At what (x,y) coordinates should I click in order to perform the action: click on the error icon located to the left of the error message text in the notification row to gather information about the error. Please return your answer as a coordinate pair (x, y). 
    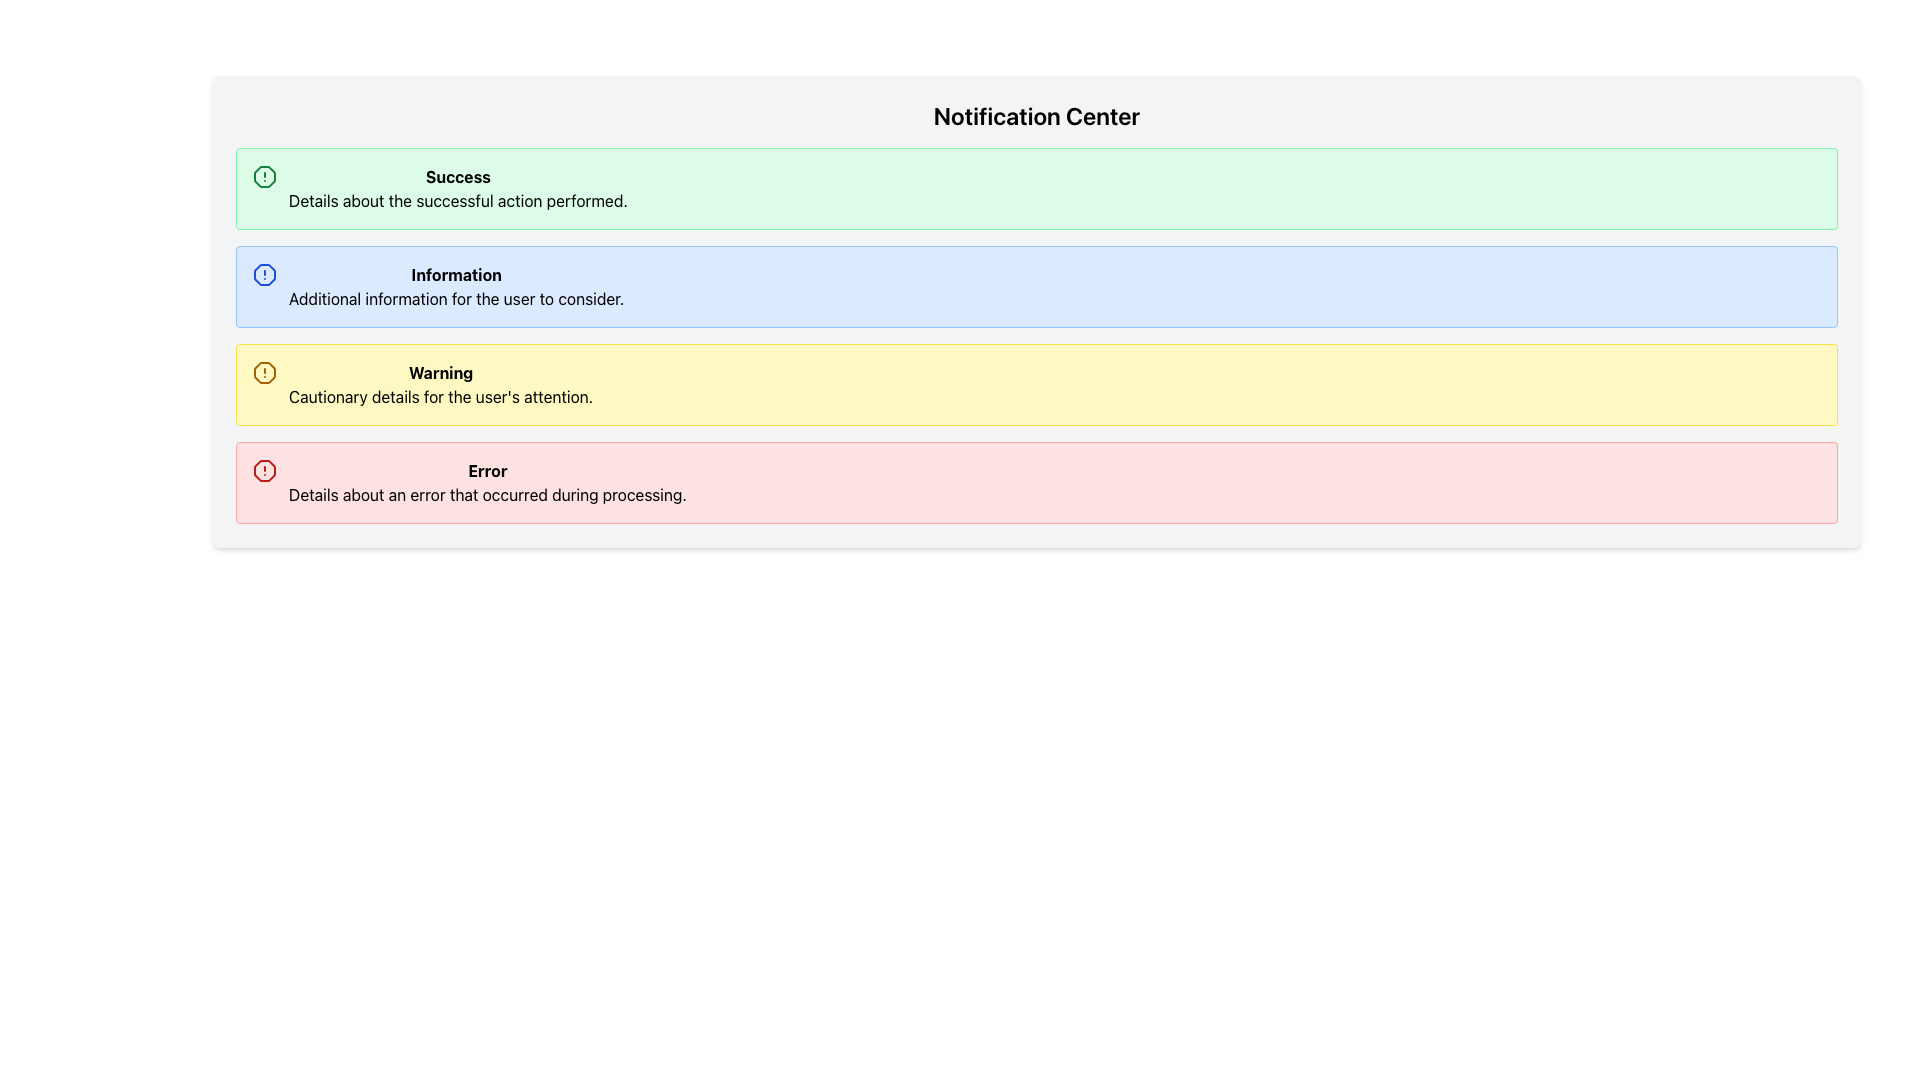
    Looking at the image, I should click on (263, 470).